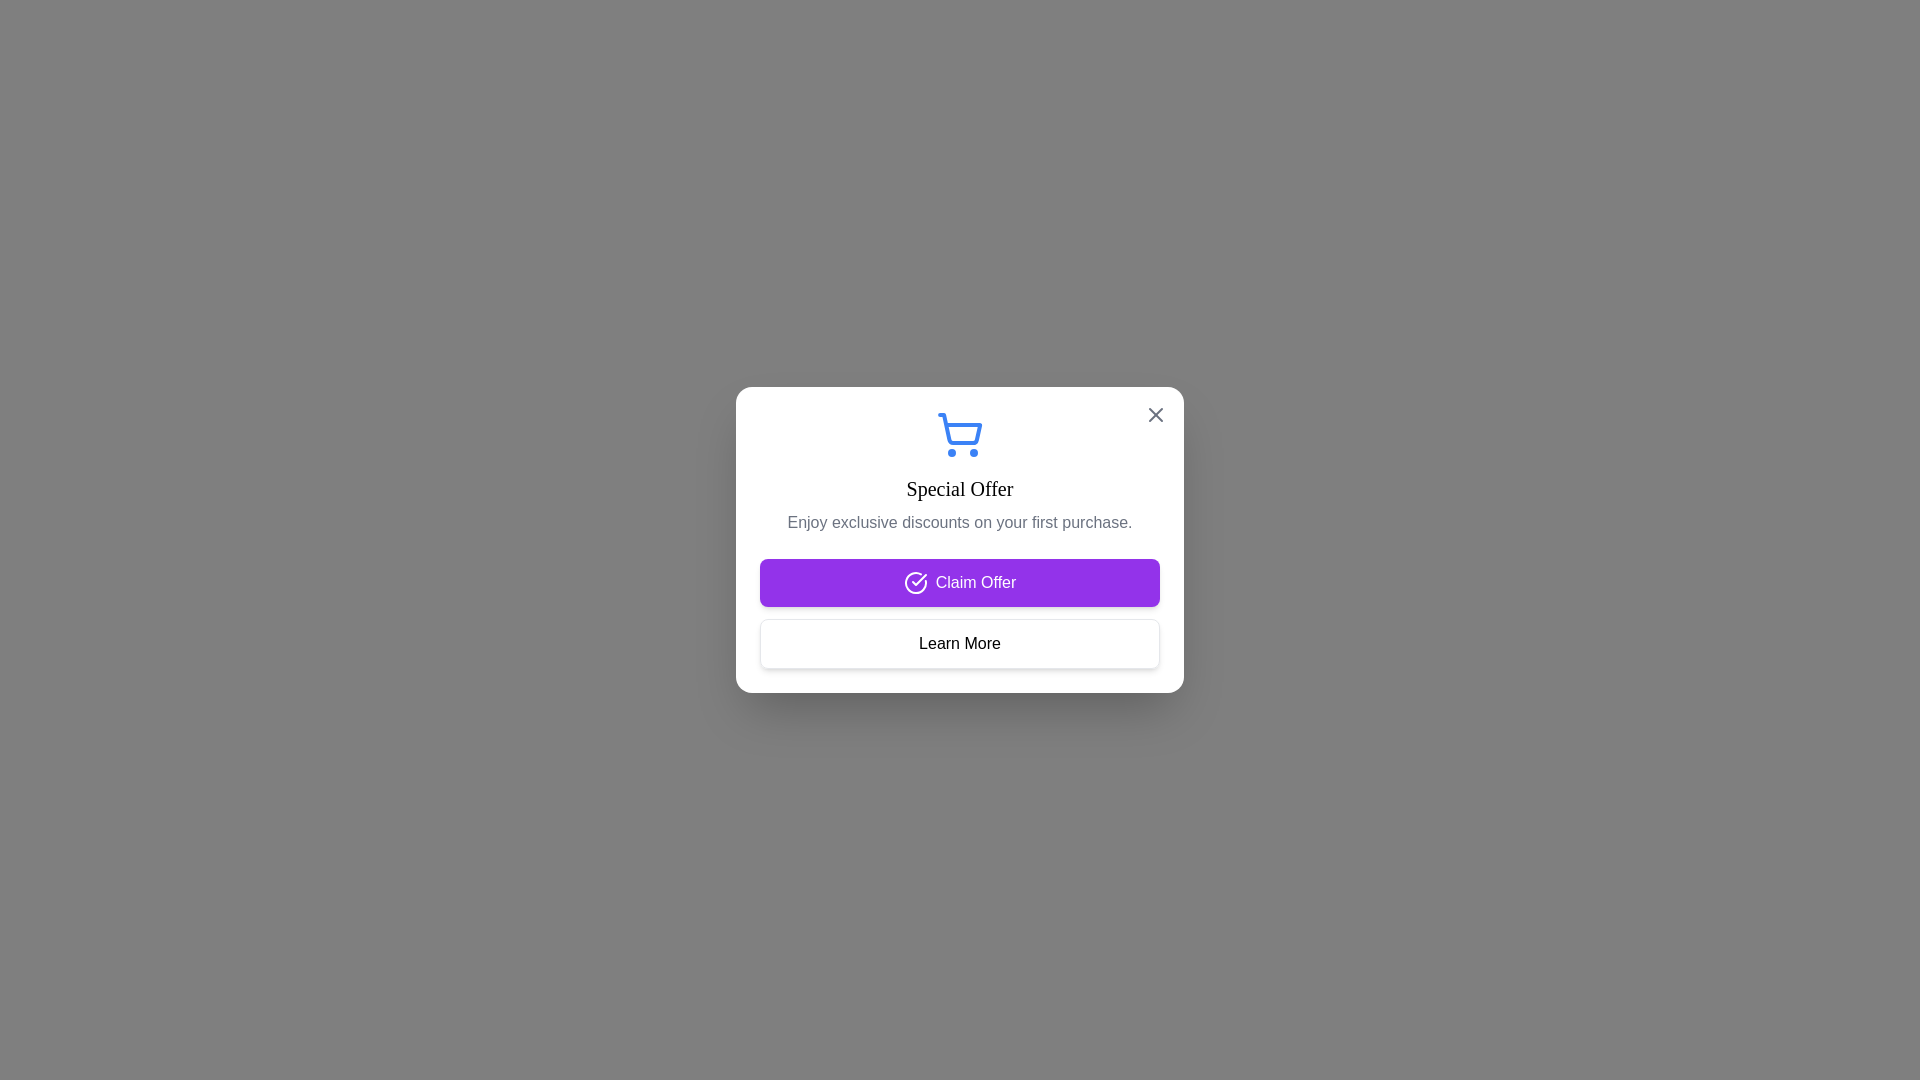 Image resolution: width=1920 pixels, height=1080 pixels. Describe the element at coordinates (960, 582) in the screenshot. I see `the 'Claim Offer' button to claim the offer` at that location.